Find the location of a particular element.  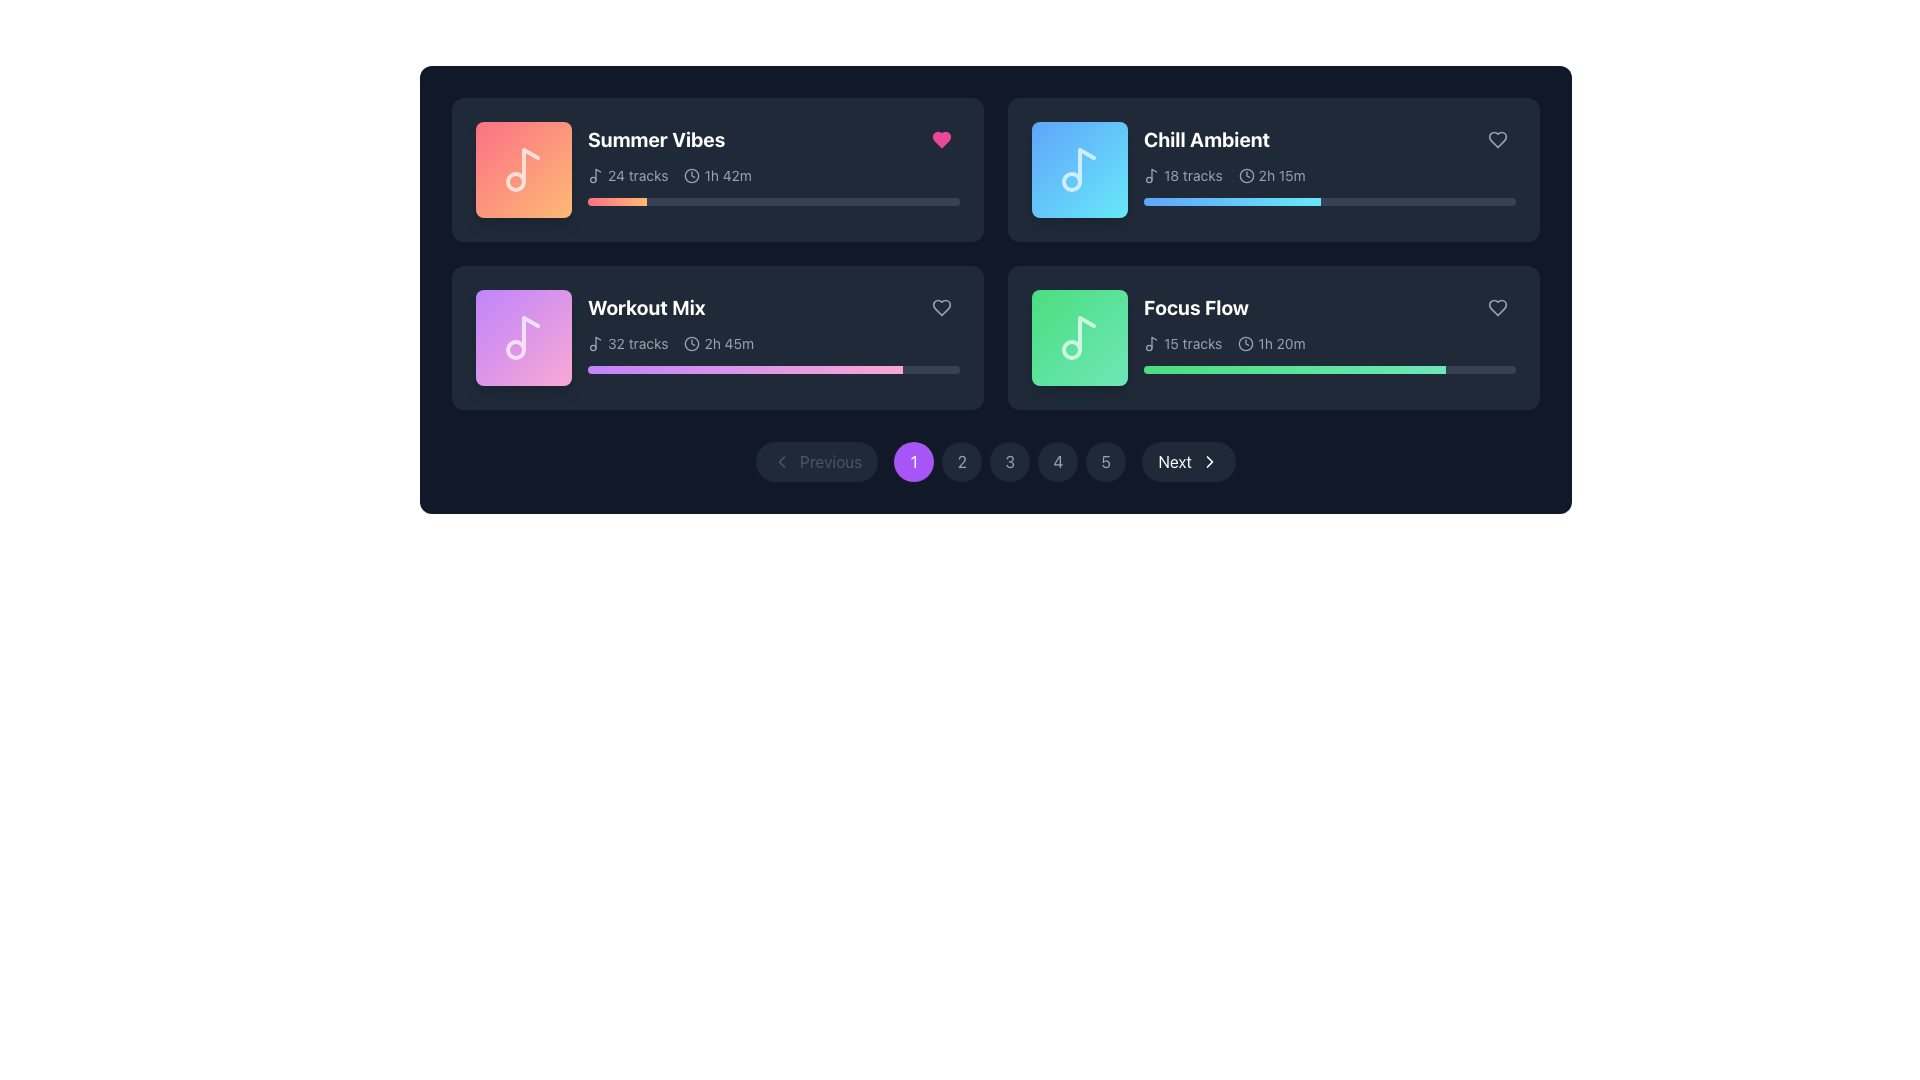

the Play button icon, which is a triangular play button filled with semi-transparent white color, located inside the highlighted blue to cyan gradient square in the 'Chill Ambient' section is located at coordinates (1079, 168).